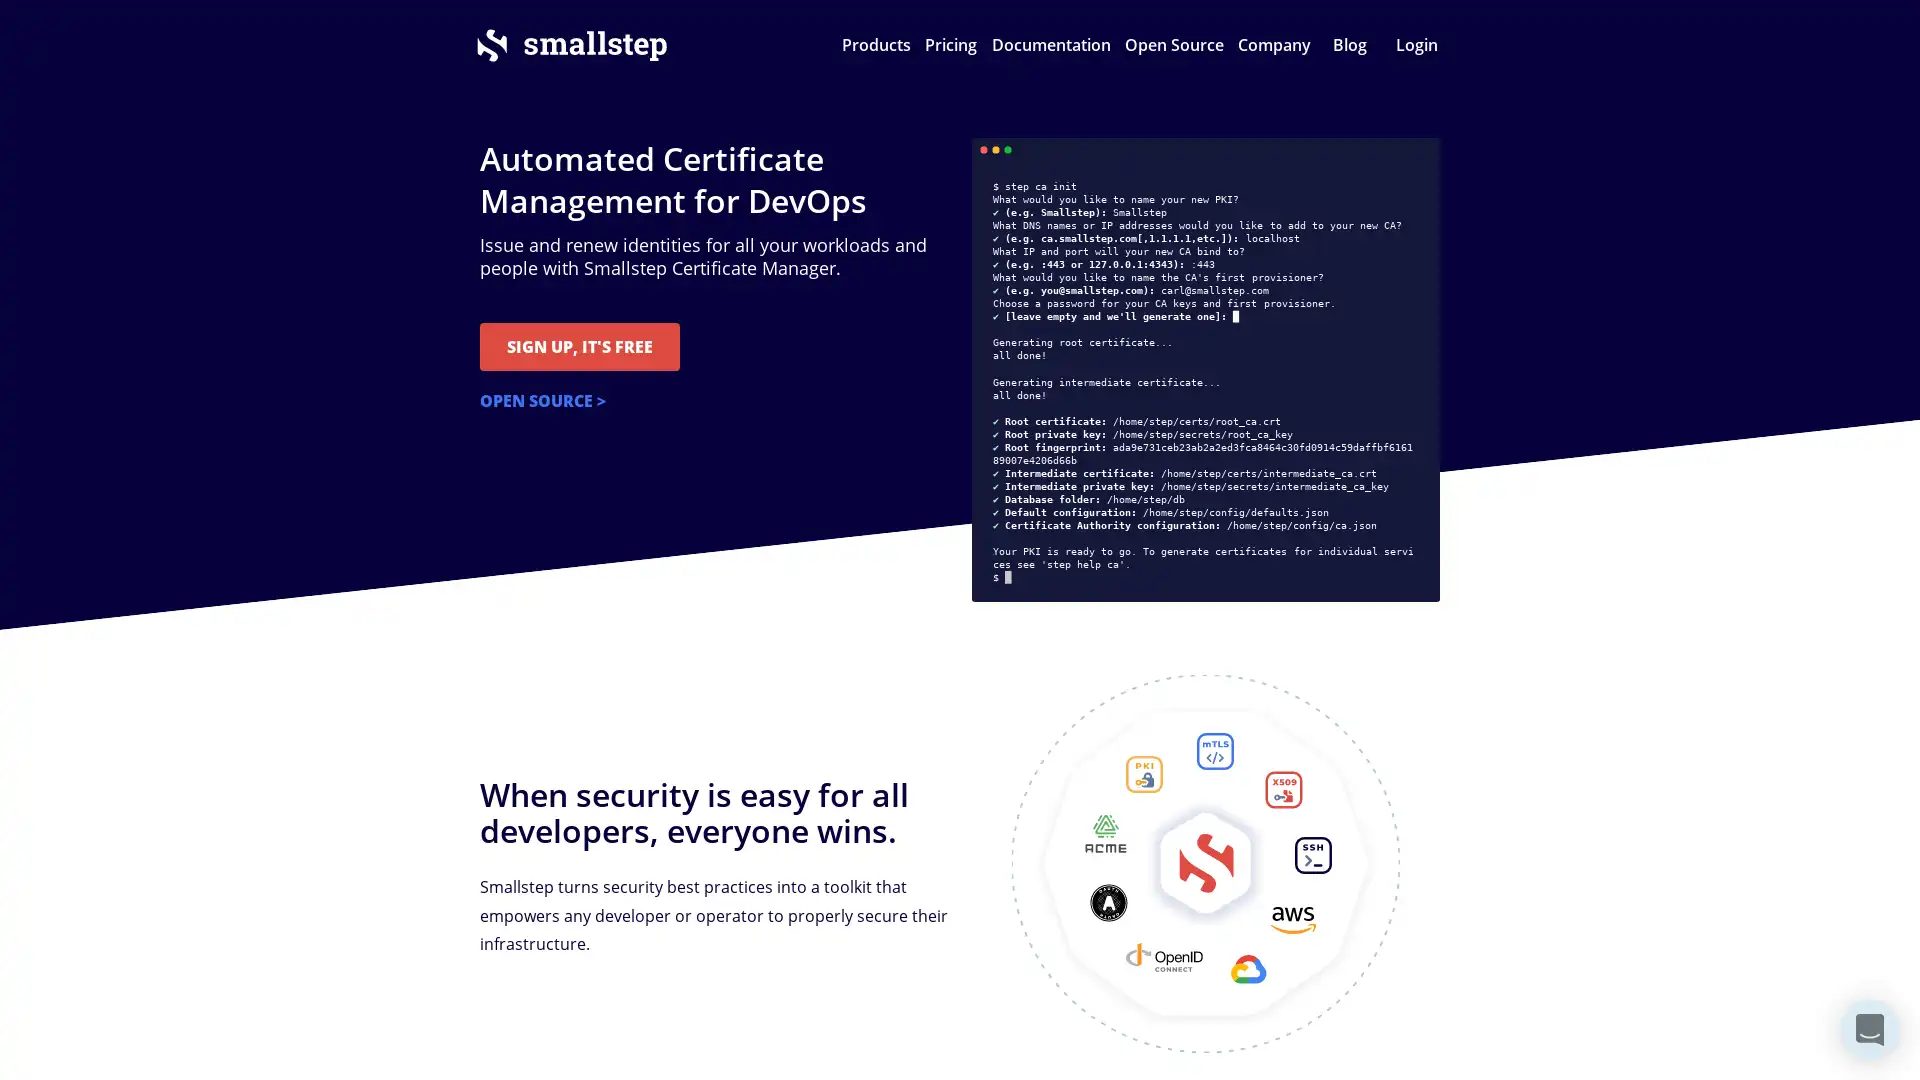 This screenshot has width=1920, height=1080. I want to click on Open Intercom Messenger, so click(1869, 1029).